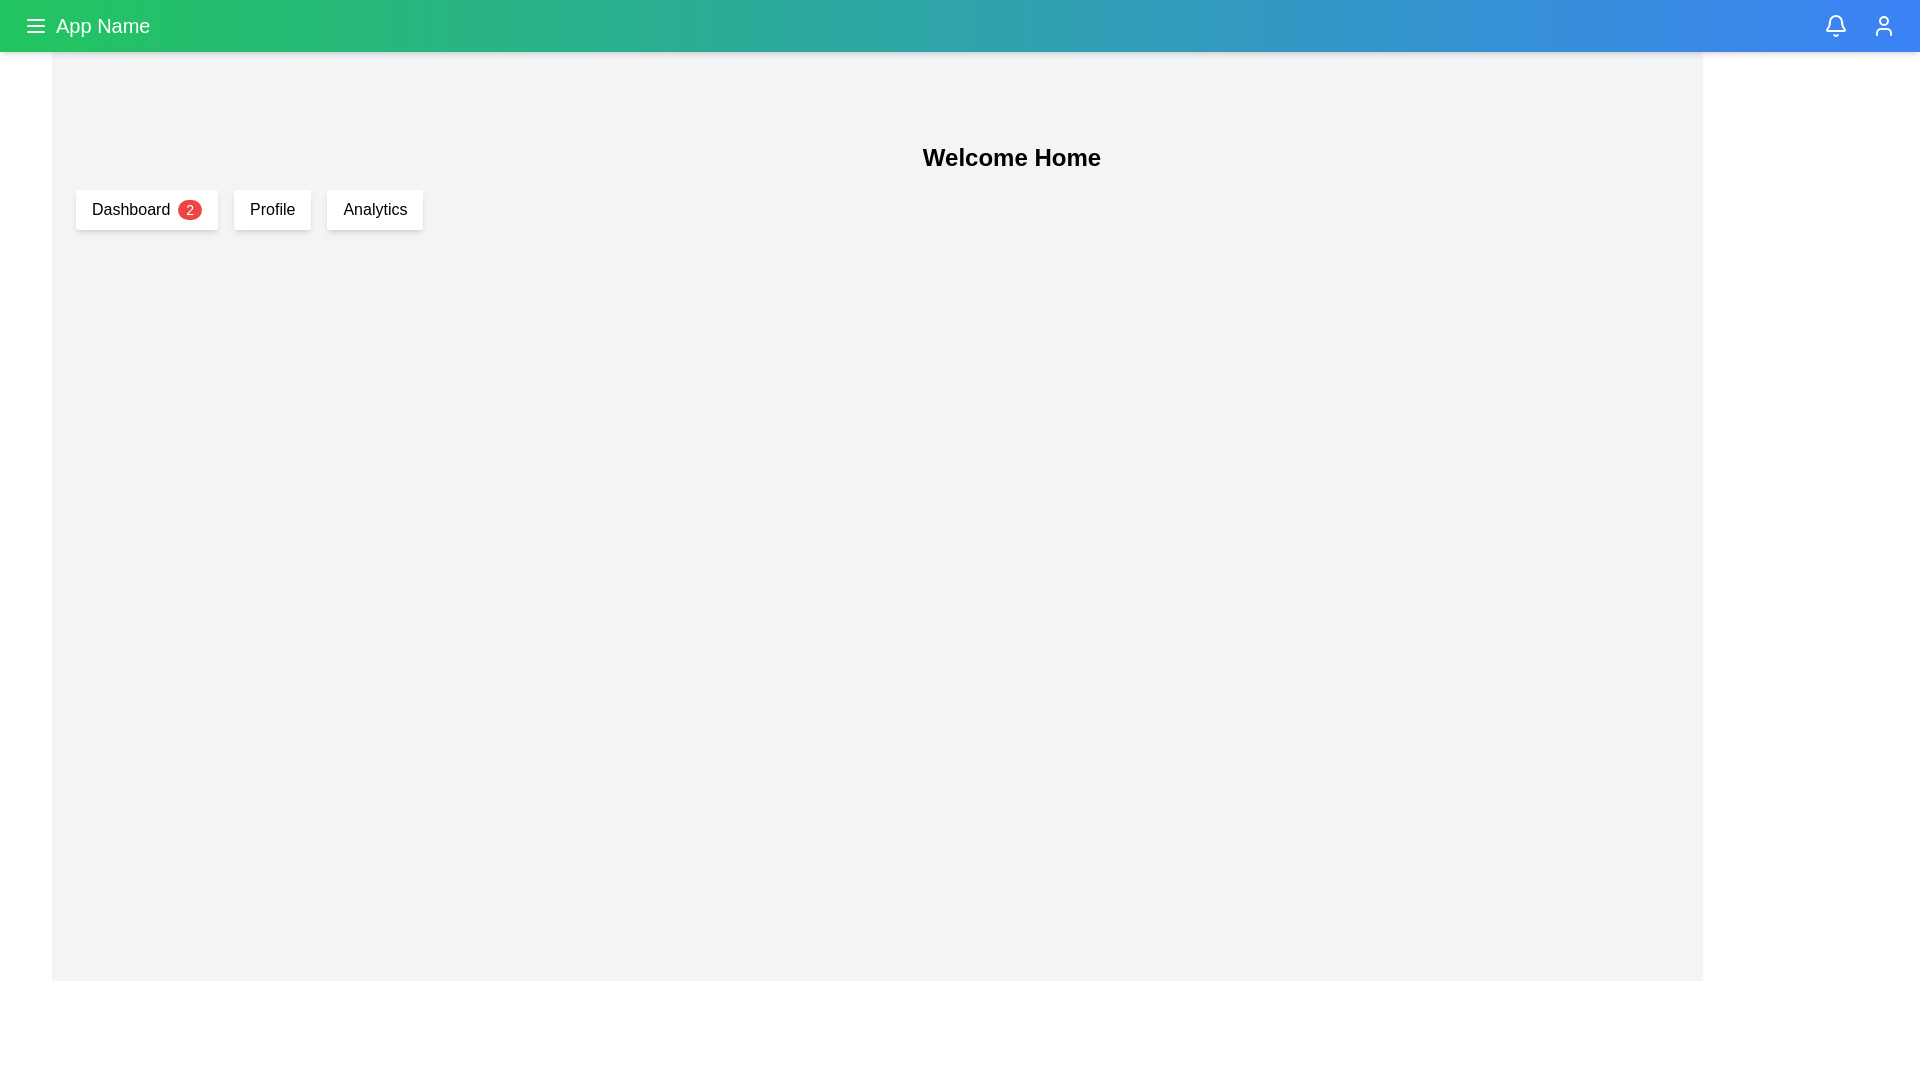 This screenshot has width=1920, height=1080. I want to click on the bell icon, so click(1836, 26).